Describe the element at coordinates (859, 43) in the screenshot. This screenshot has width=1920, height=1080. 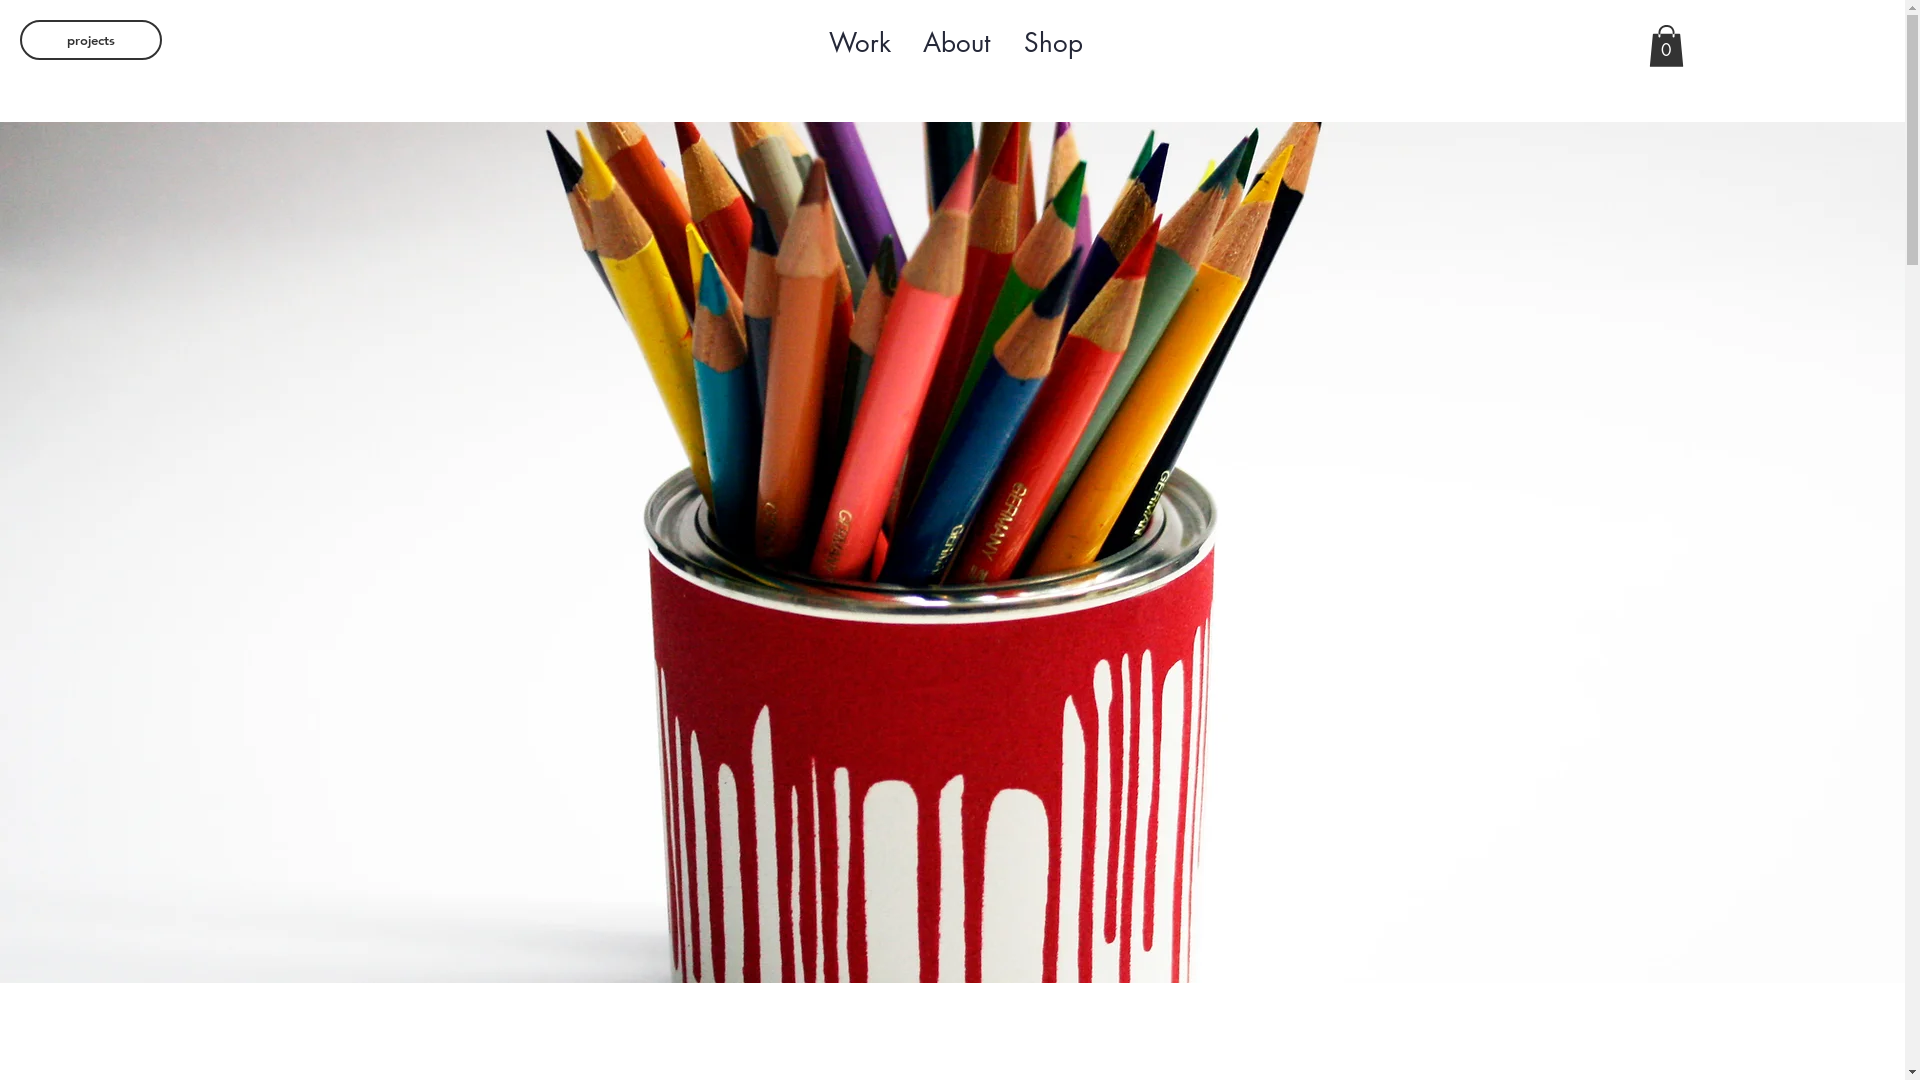
I see `'Work'` at that location.